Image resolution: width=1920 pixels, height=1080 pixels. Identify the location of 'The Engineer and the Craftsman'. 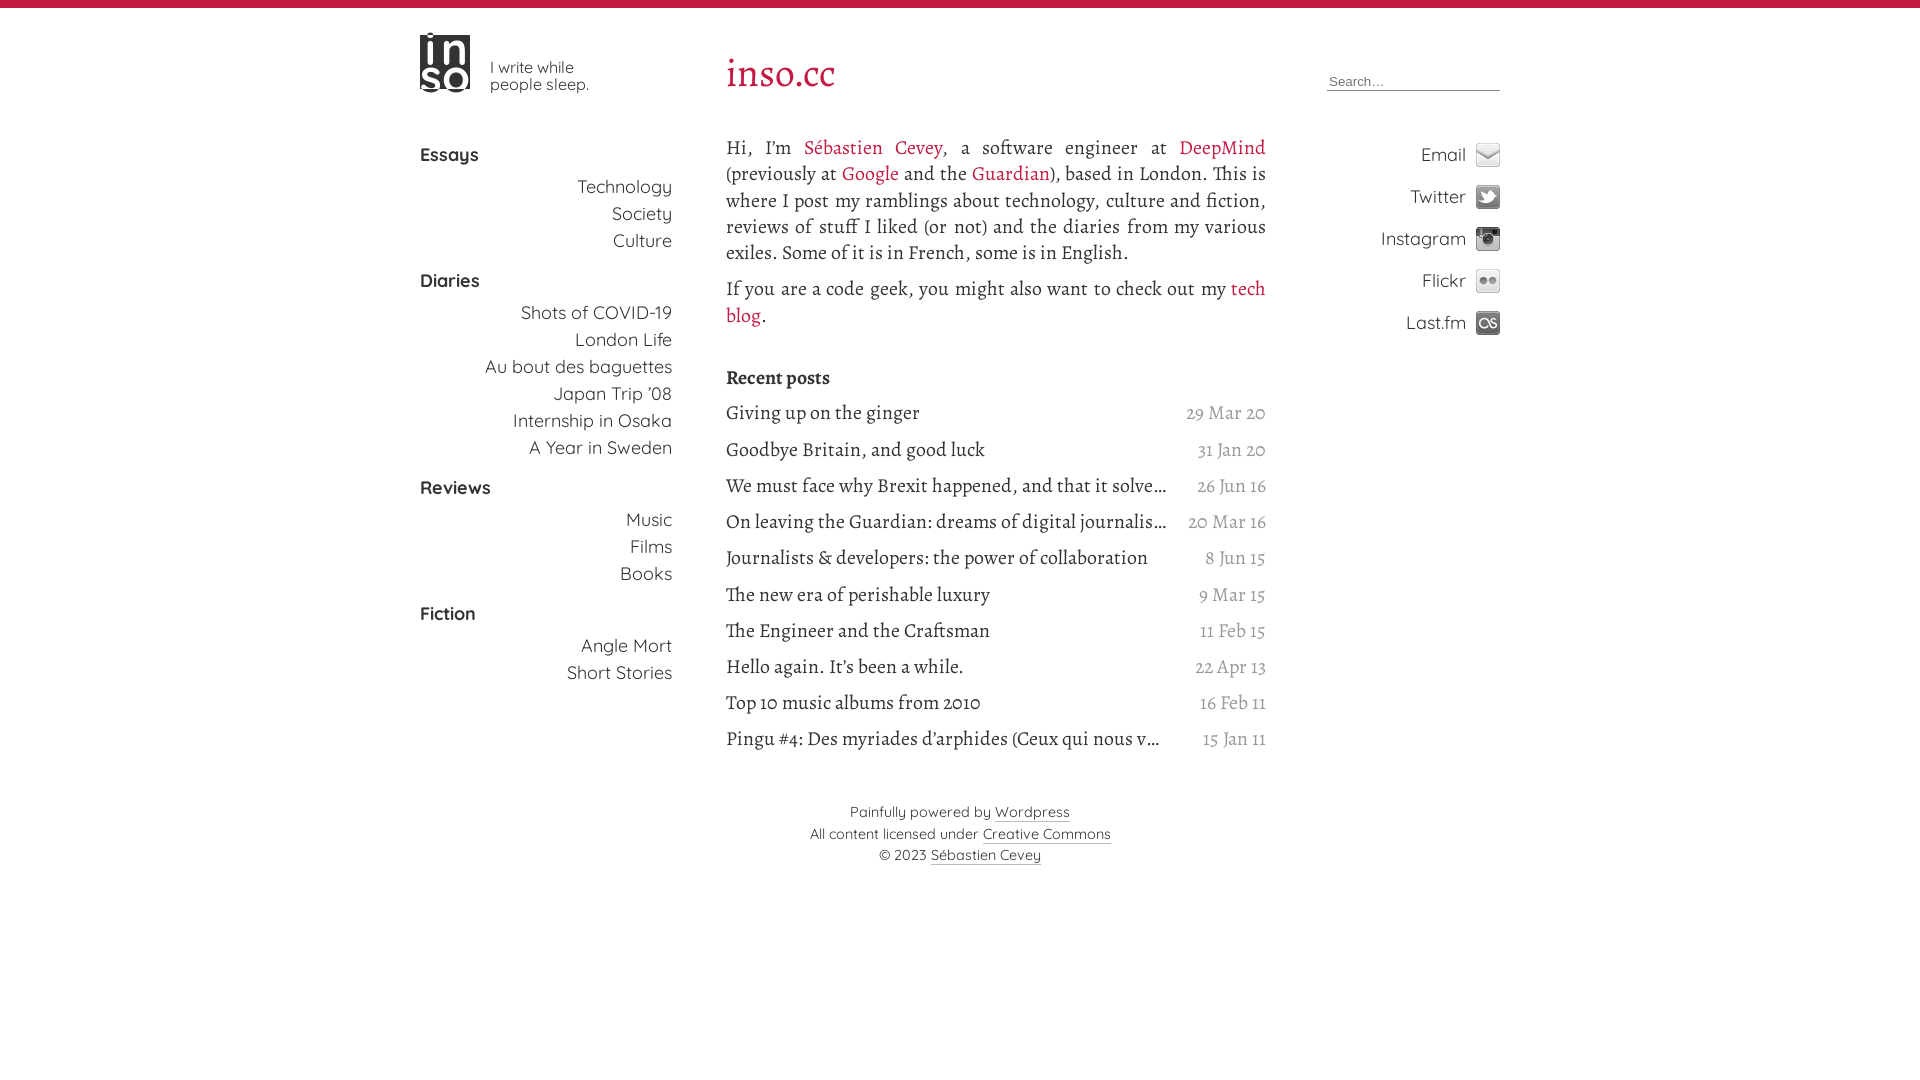
(945, 631).